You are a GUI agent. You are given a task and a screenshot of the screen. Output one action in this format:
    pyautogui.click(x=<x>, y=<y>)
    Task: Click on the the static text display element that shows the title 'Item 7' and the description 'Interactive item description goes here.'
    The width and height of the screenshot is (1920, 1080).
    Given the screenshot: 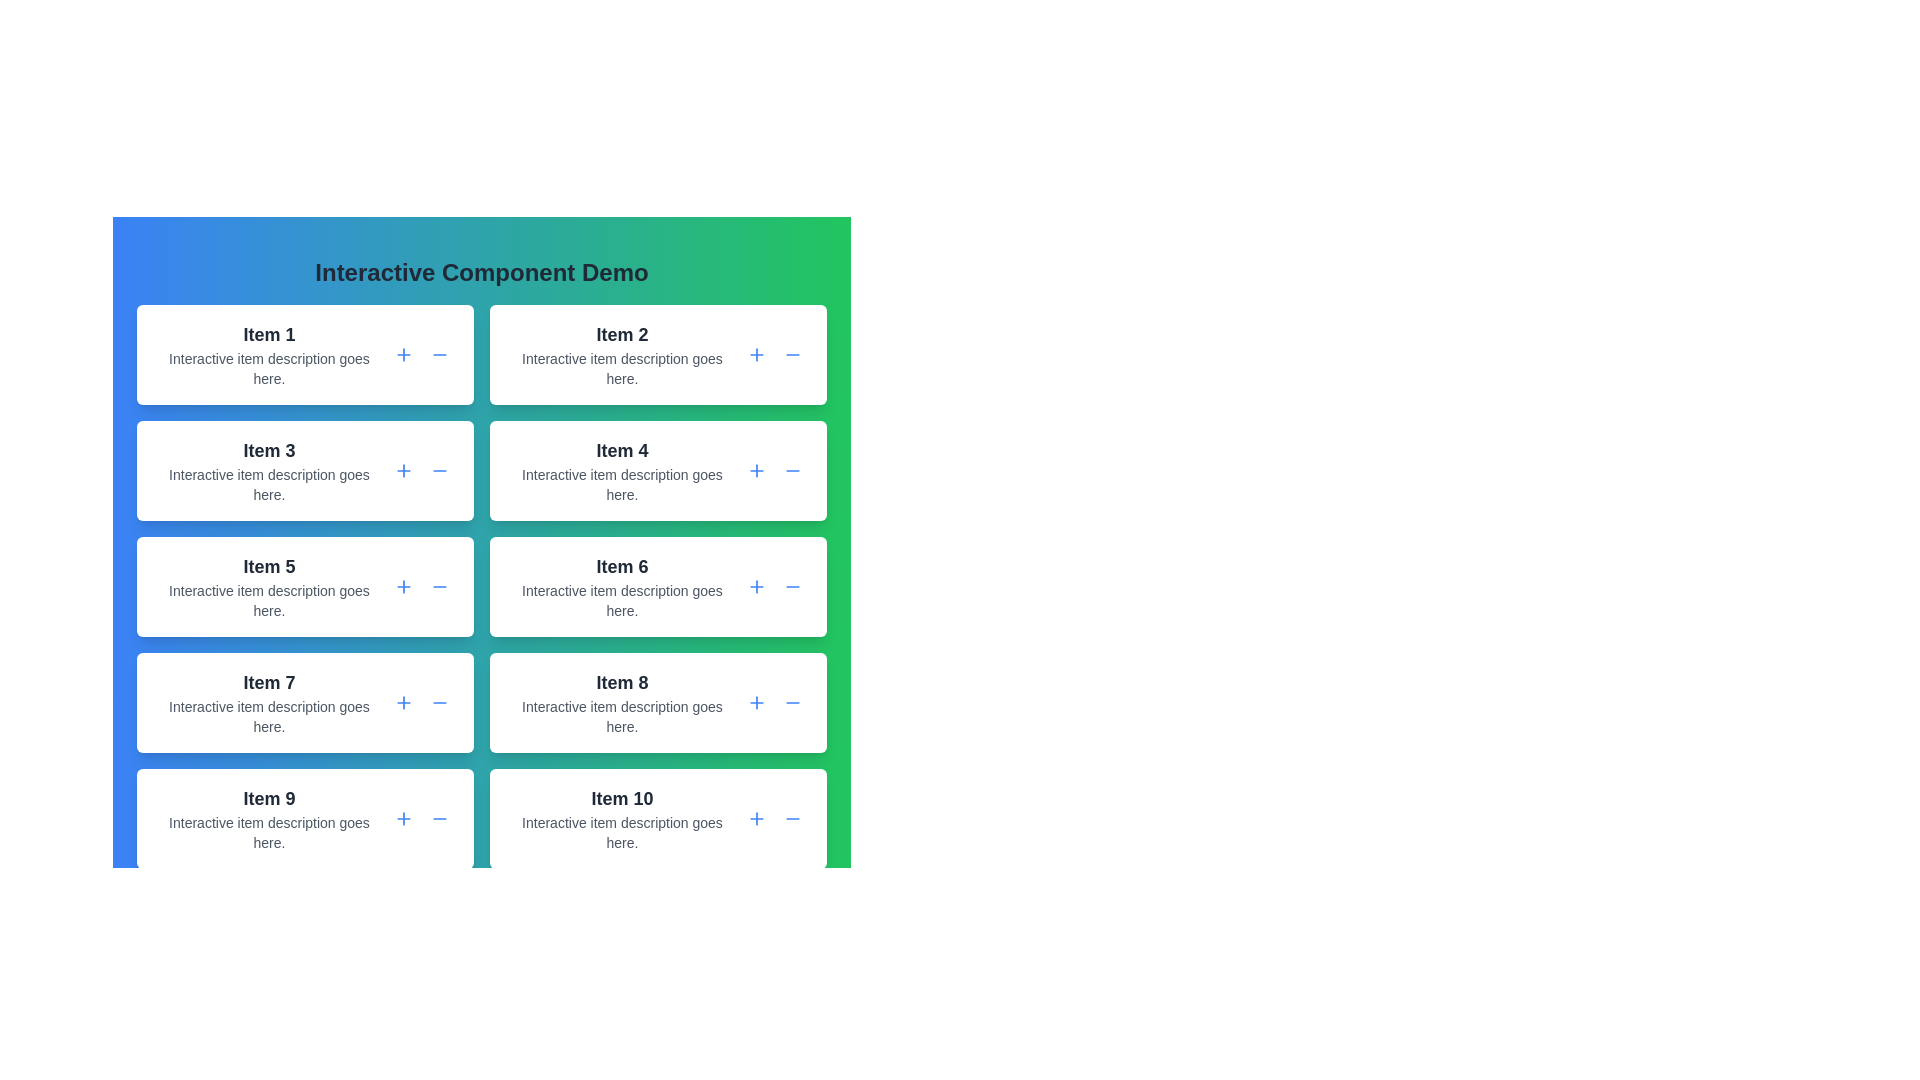 What is the action you would take?
    pyautogui.click(x=268, y=701)
    